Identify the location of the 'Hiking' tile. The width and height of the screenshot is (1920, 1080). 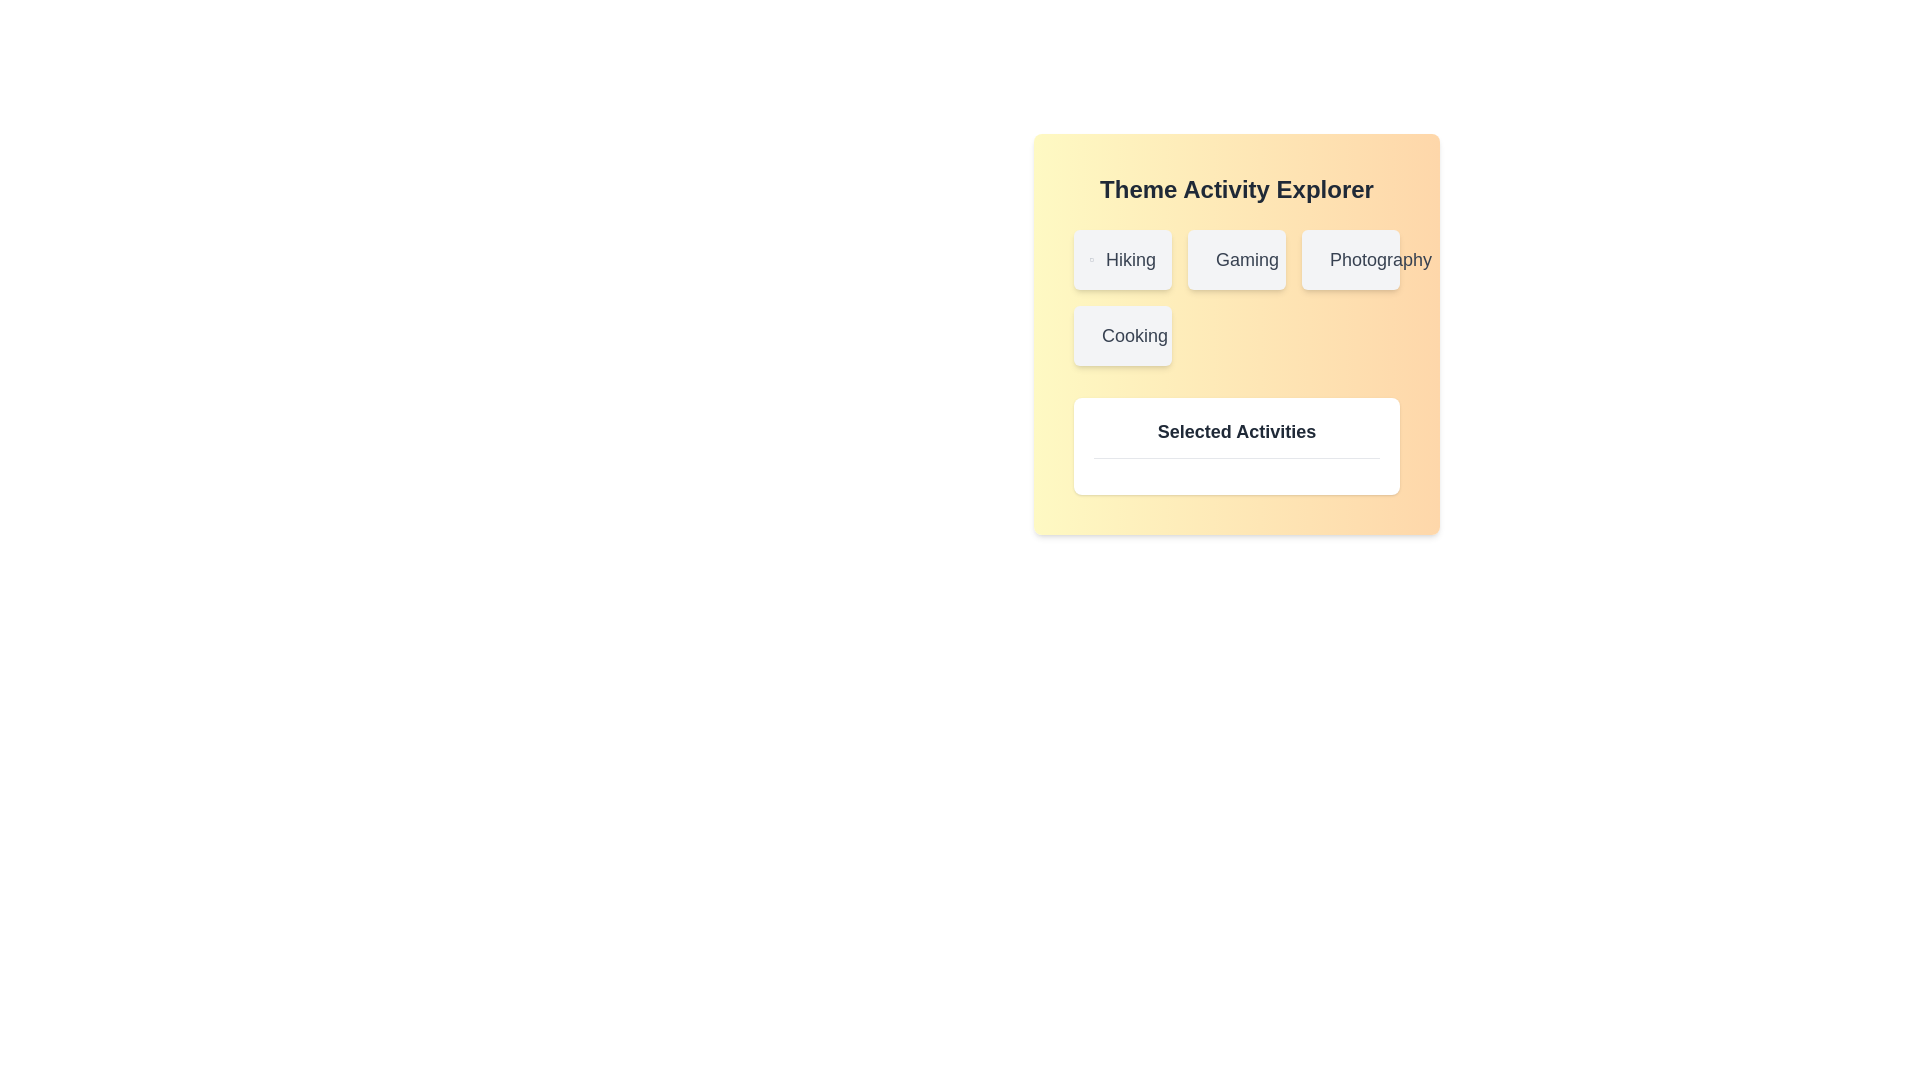
(1236, 297).